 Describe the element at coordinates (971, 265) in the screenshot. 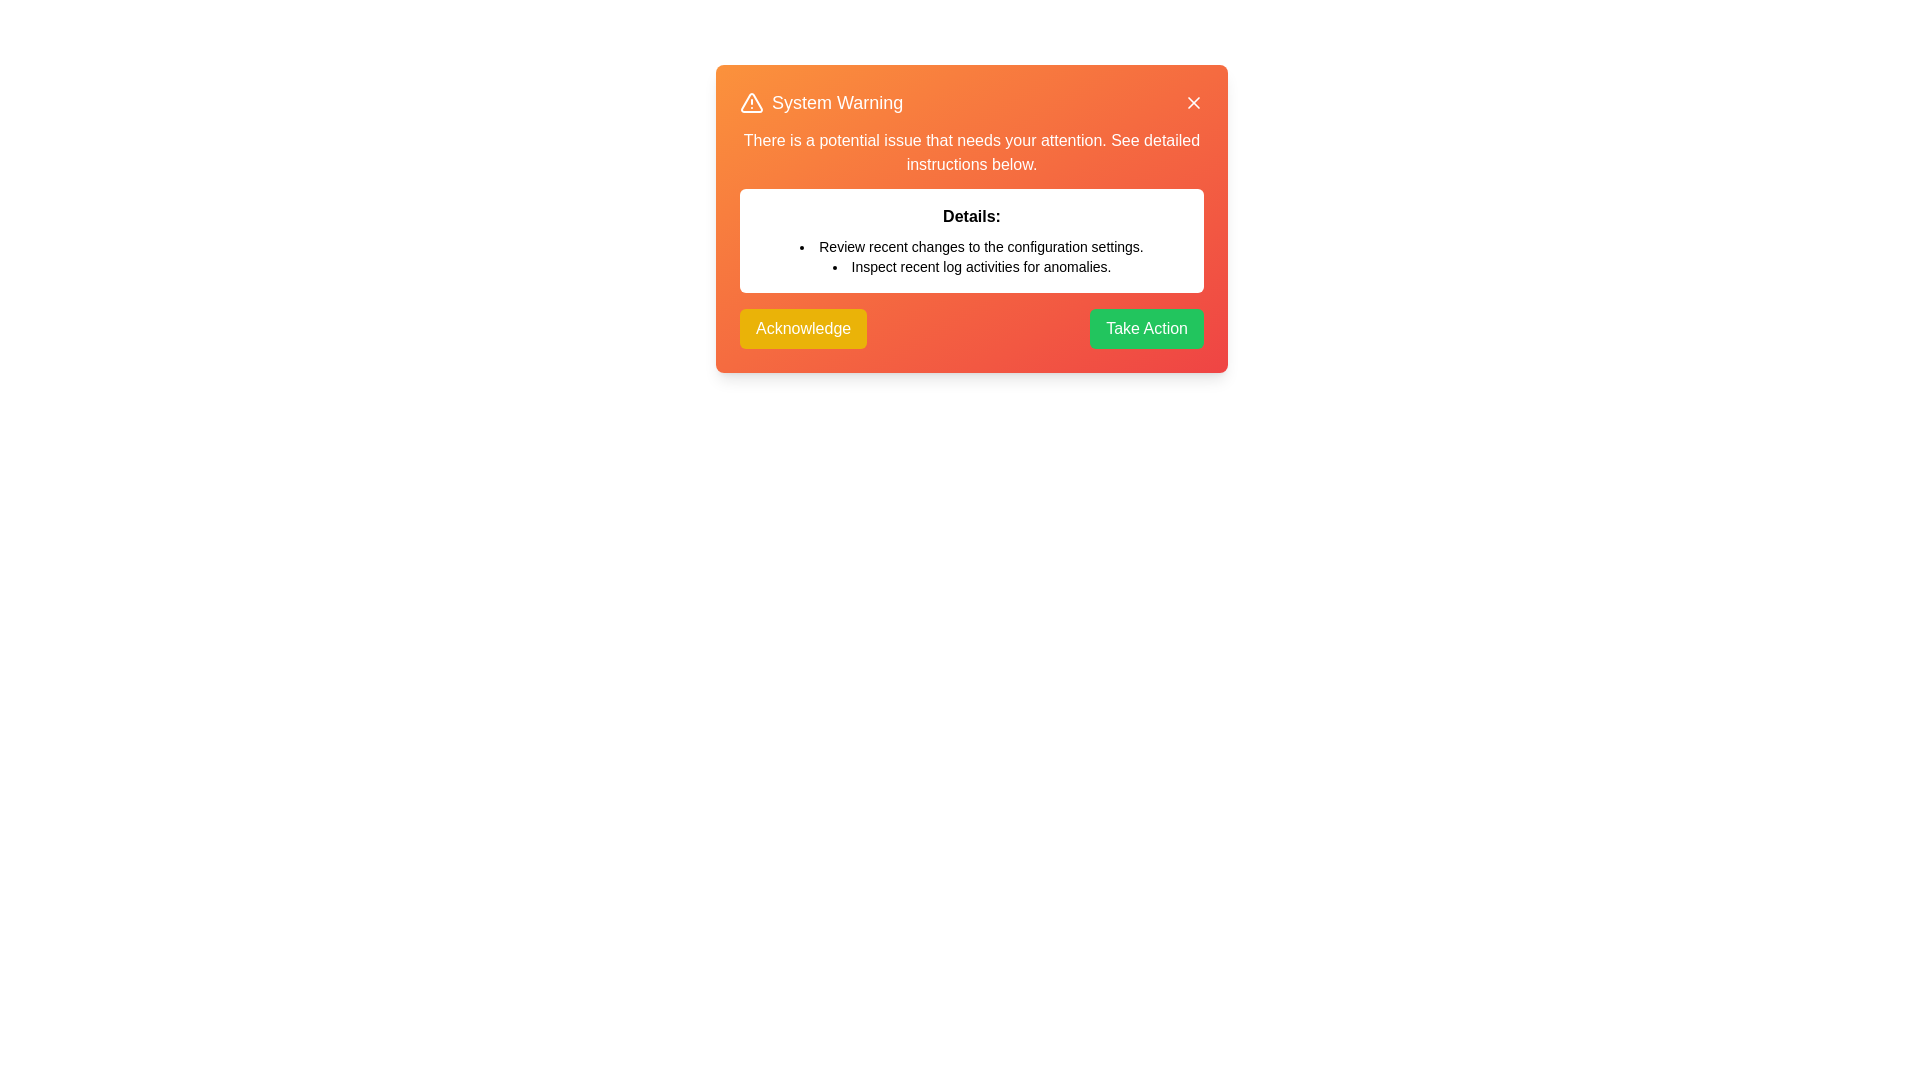

I see `the static text list item that reads 'Inspect recent log activities for anomalies.', which is the second item in the bulleted list under the 'Details:' section` at that location.